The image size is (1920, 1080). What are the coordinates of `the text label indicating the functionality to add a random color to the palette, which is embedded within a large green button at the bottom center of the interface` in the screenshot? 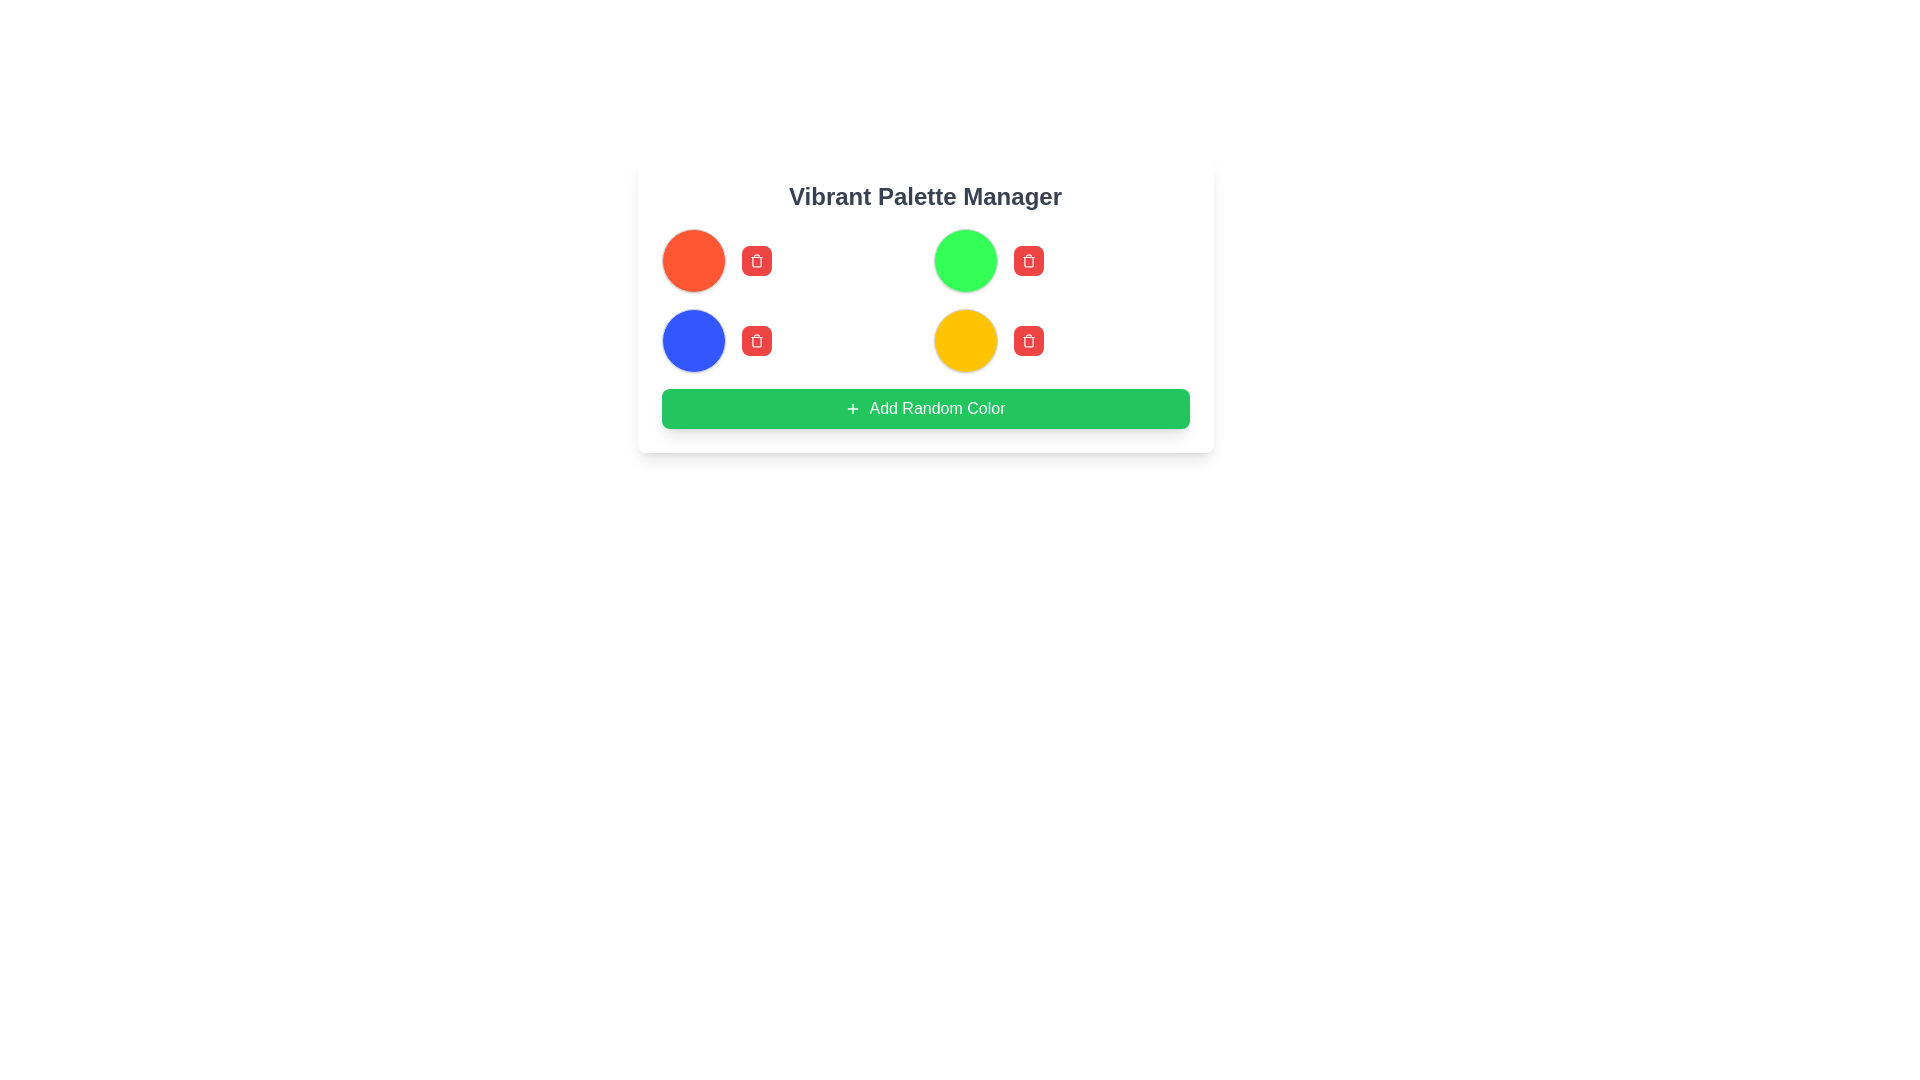 It's located at (936, 407).